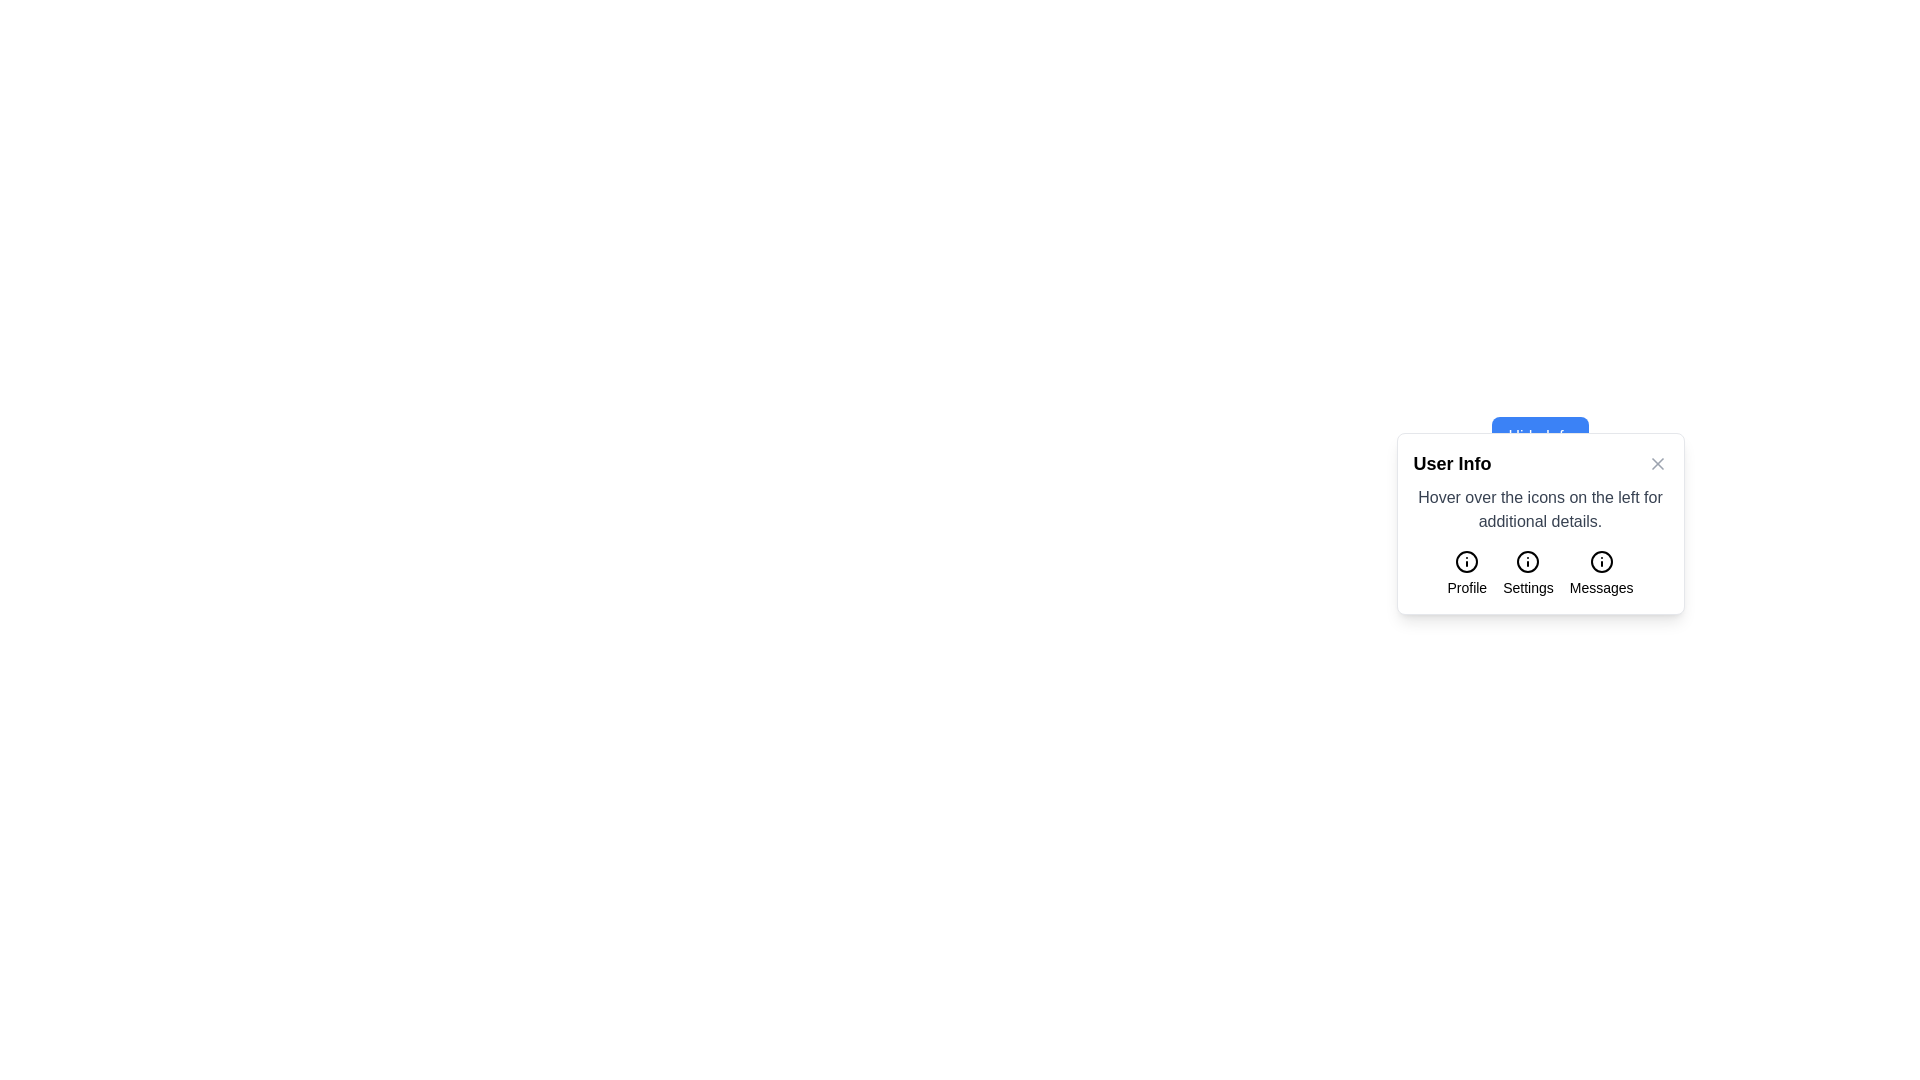 The width and height of the screenshot is (1920, 1080). I want to click on the 'Profile' navigation item, which is the first element in a horizontal group of three items including 'Profile', 'Settings', and 'Messages', so click(1467, 574).